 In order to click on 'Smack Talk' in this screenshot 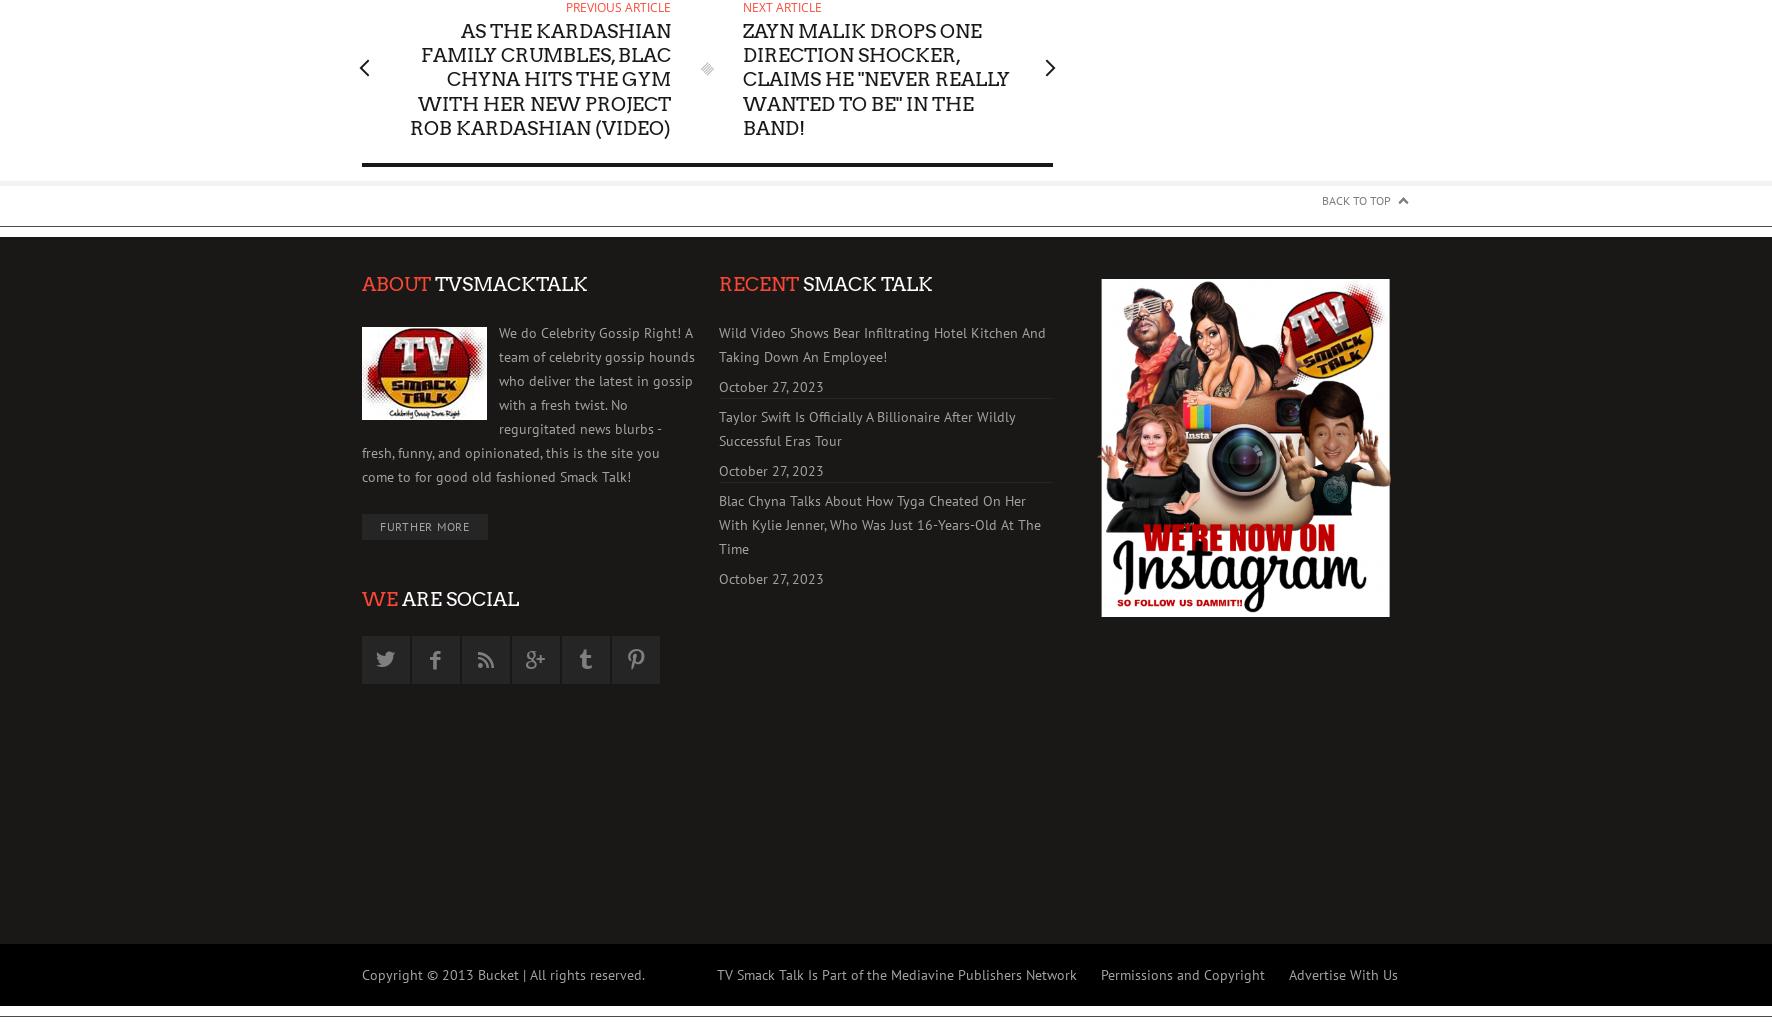, I will do `click(798, 283)`.